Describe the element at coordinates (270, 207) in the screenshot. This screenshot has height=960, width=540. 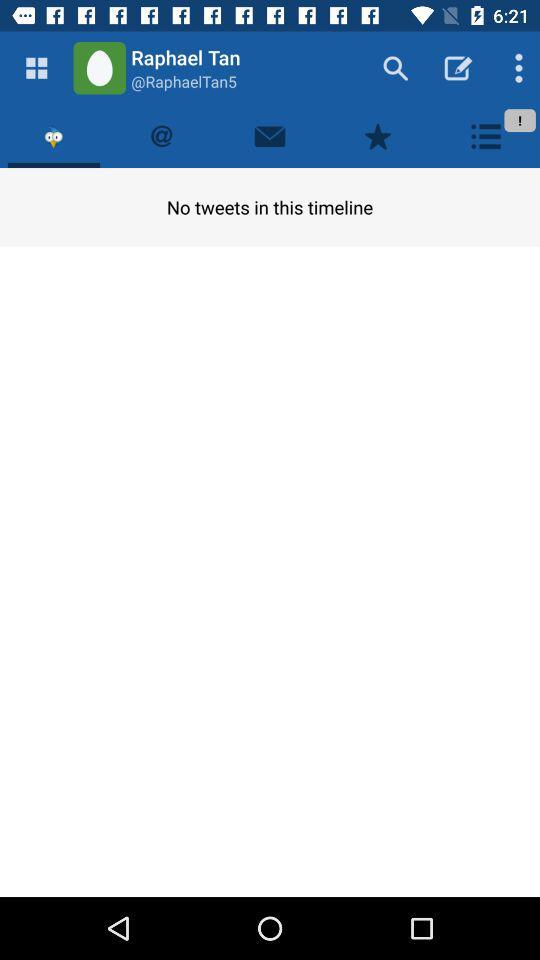
I see `the no tweets in item` at that location.